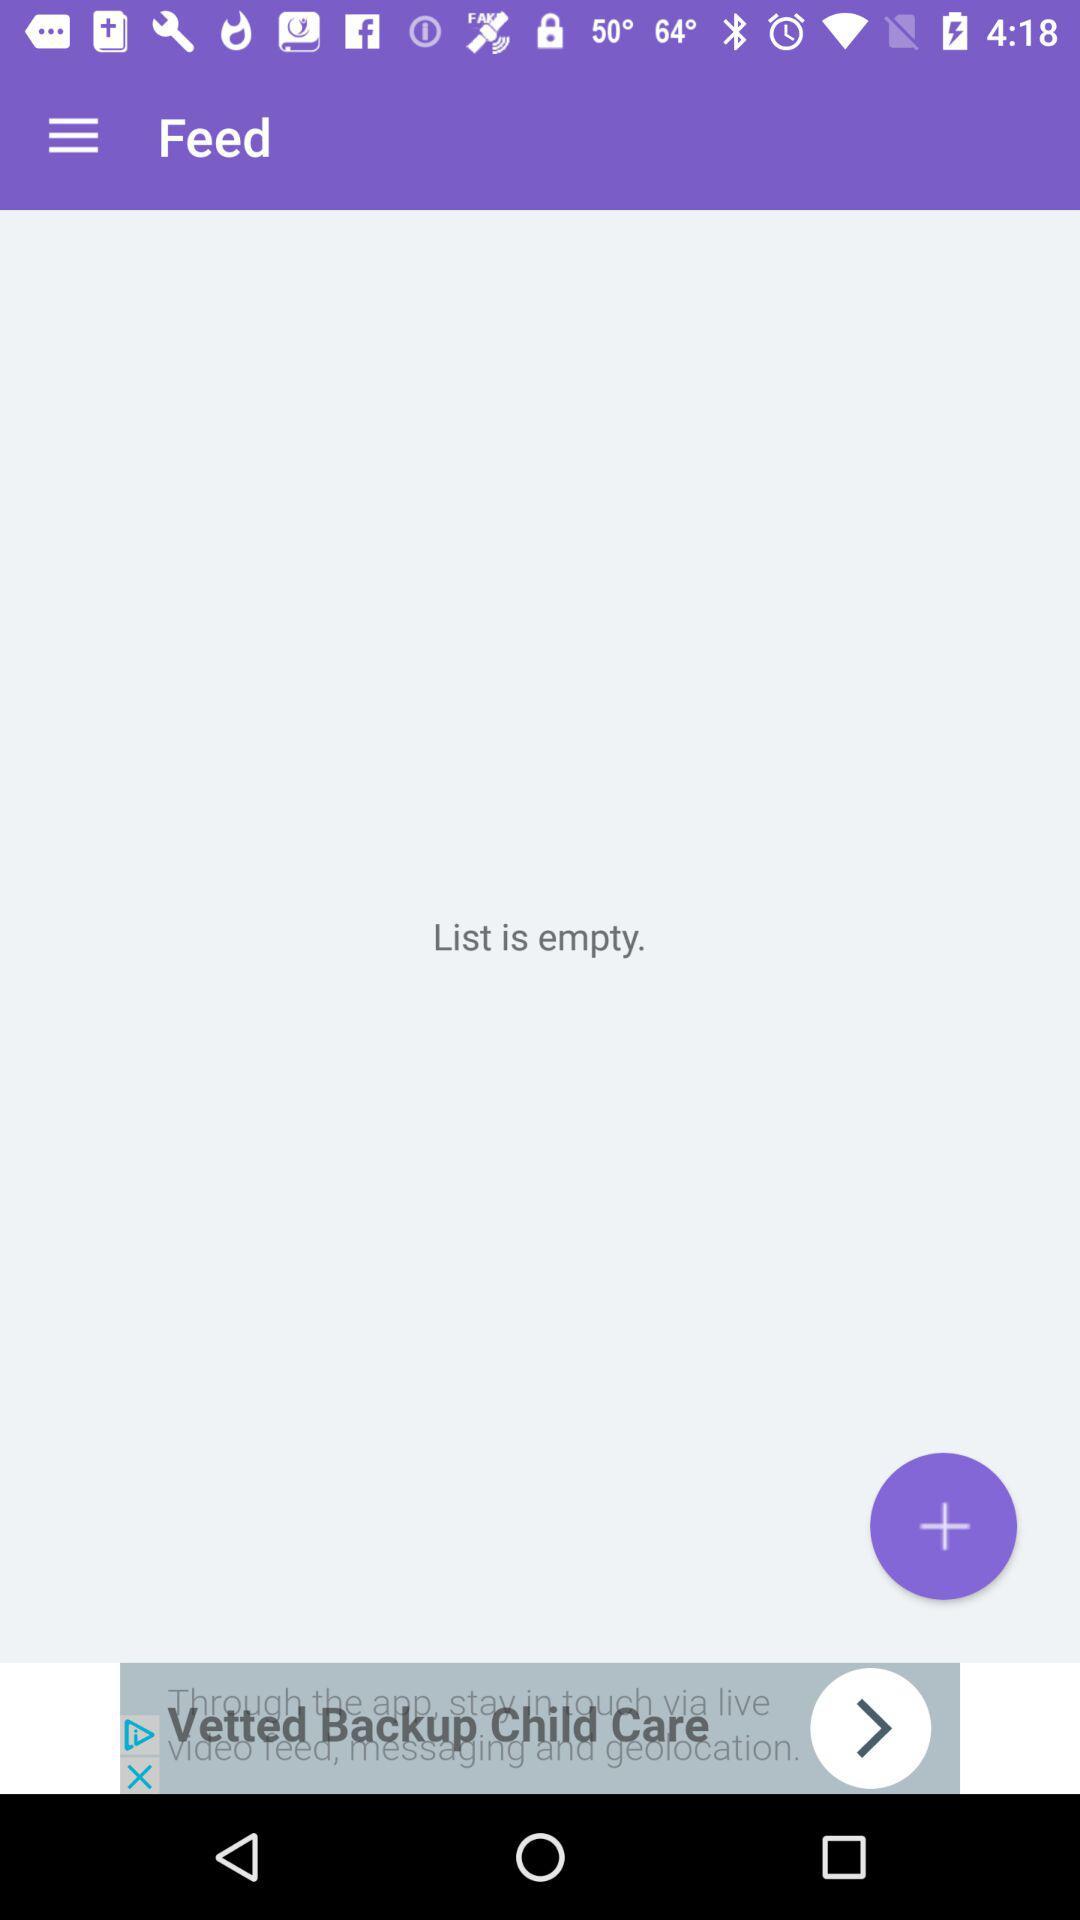 Image resolution: width=1080 pixels, height=1920 pixels. What do you see at coordinates (943, 1525) in the screenshot?
I see `to list` at bounding box center [943, 1525].